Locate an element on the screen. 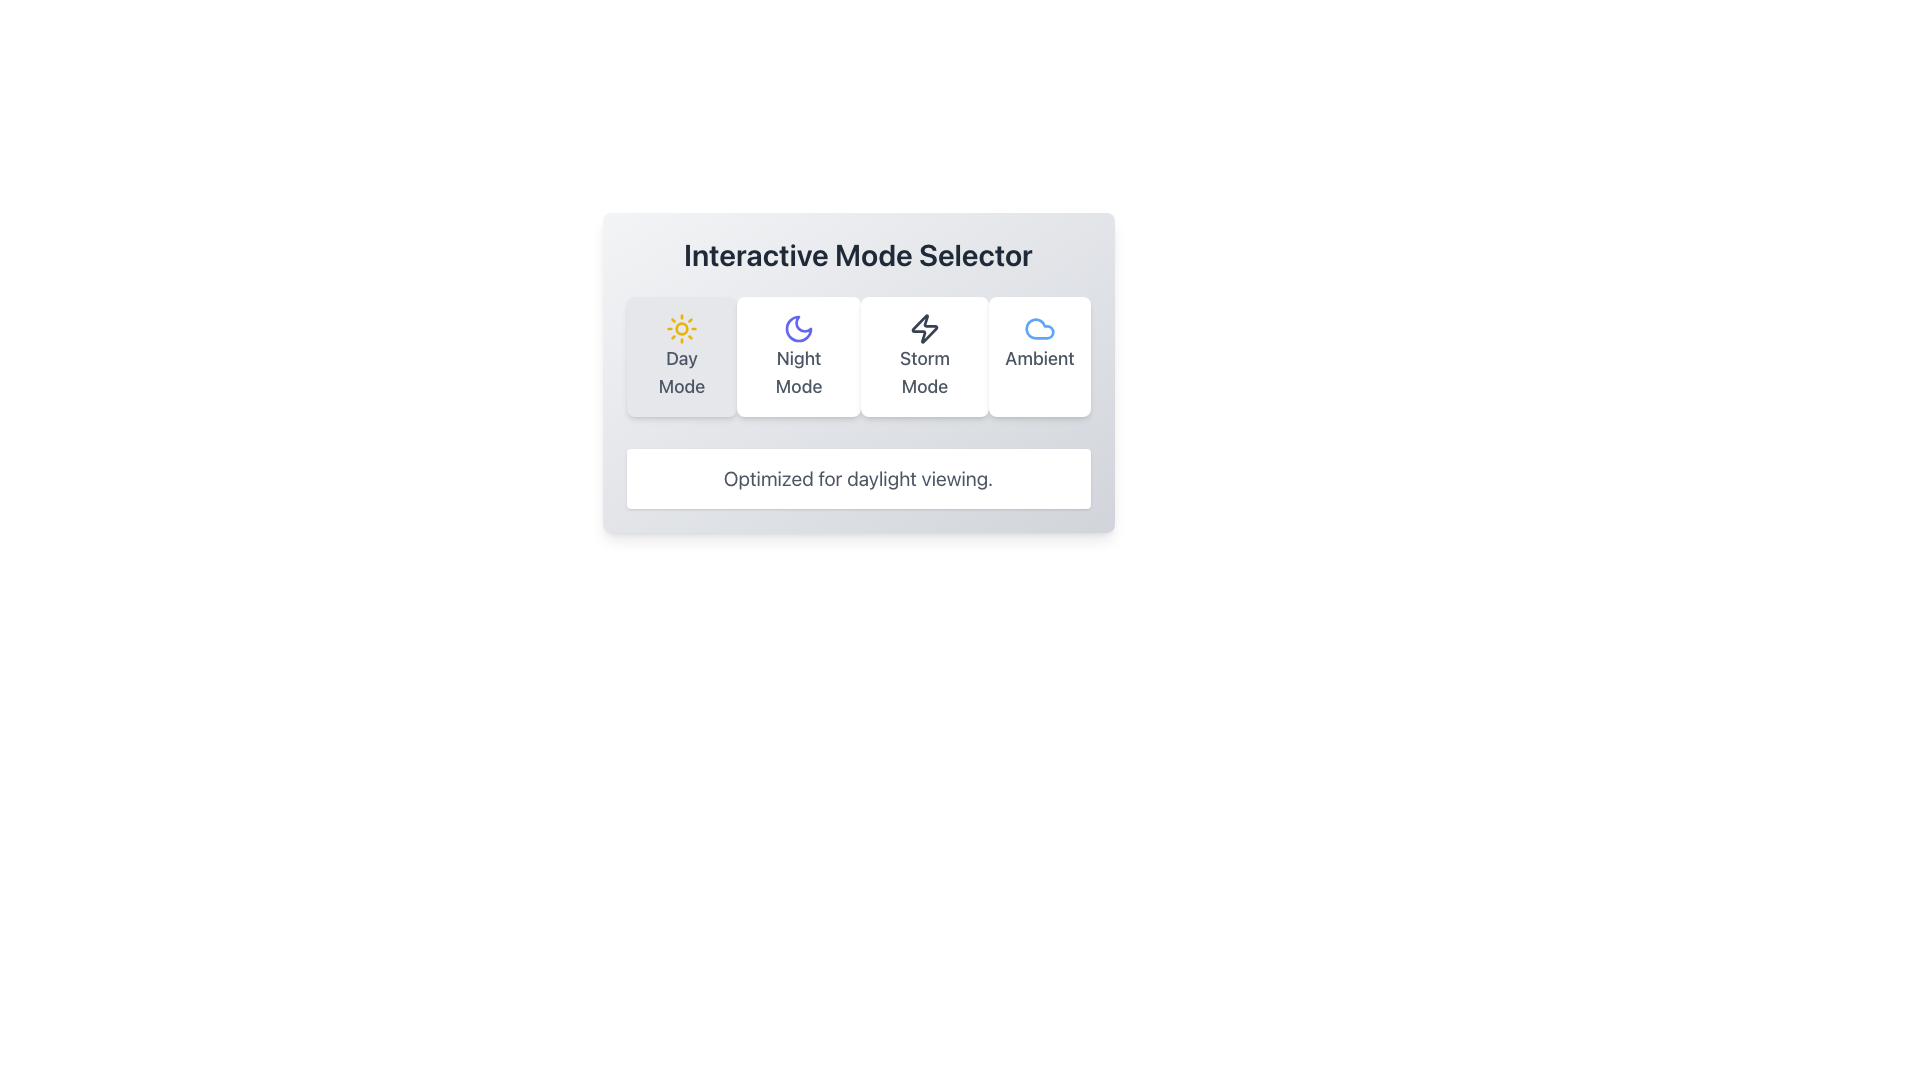 The height and width of the screenshot is (1080, 1920). the 'Night Mode' icon located above the text 'Night Mode' in the mode selection interface is located at coordinates (798, 327).